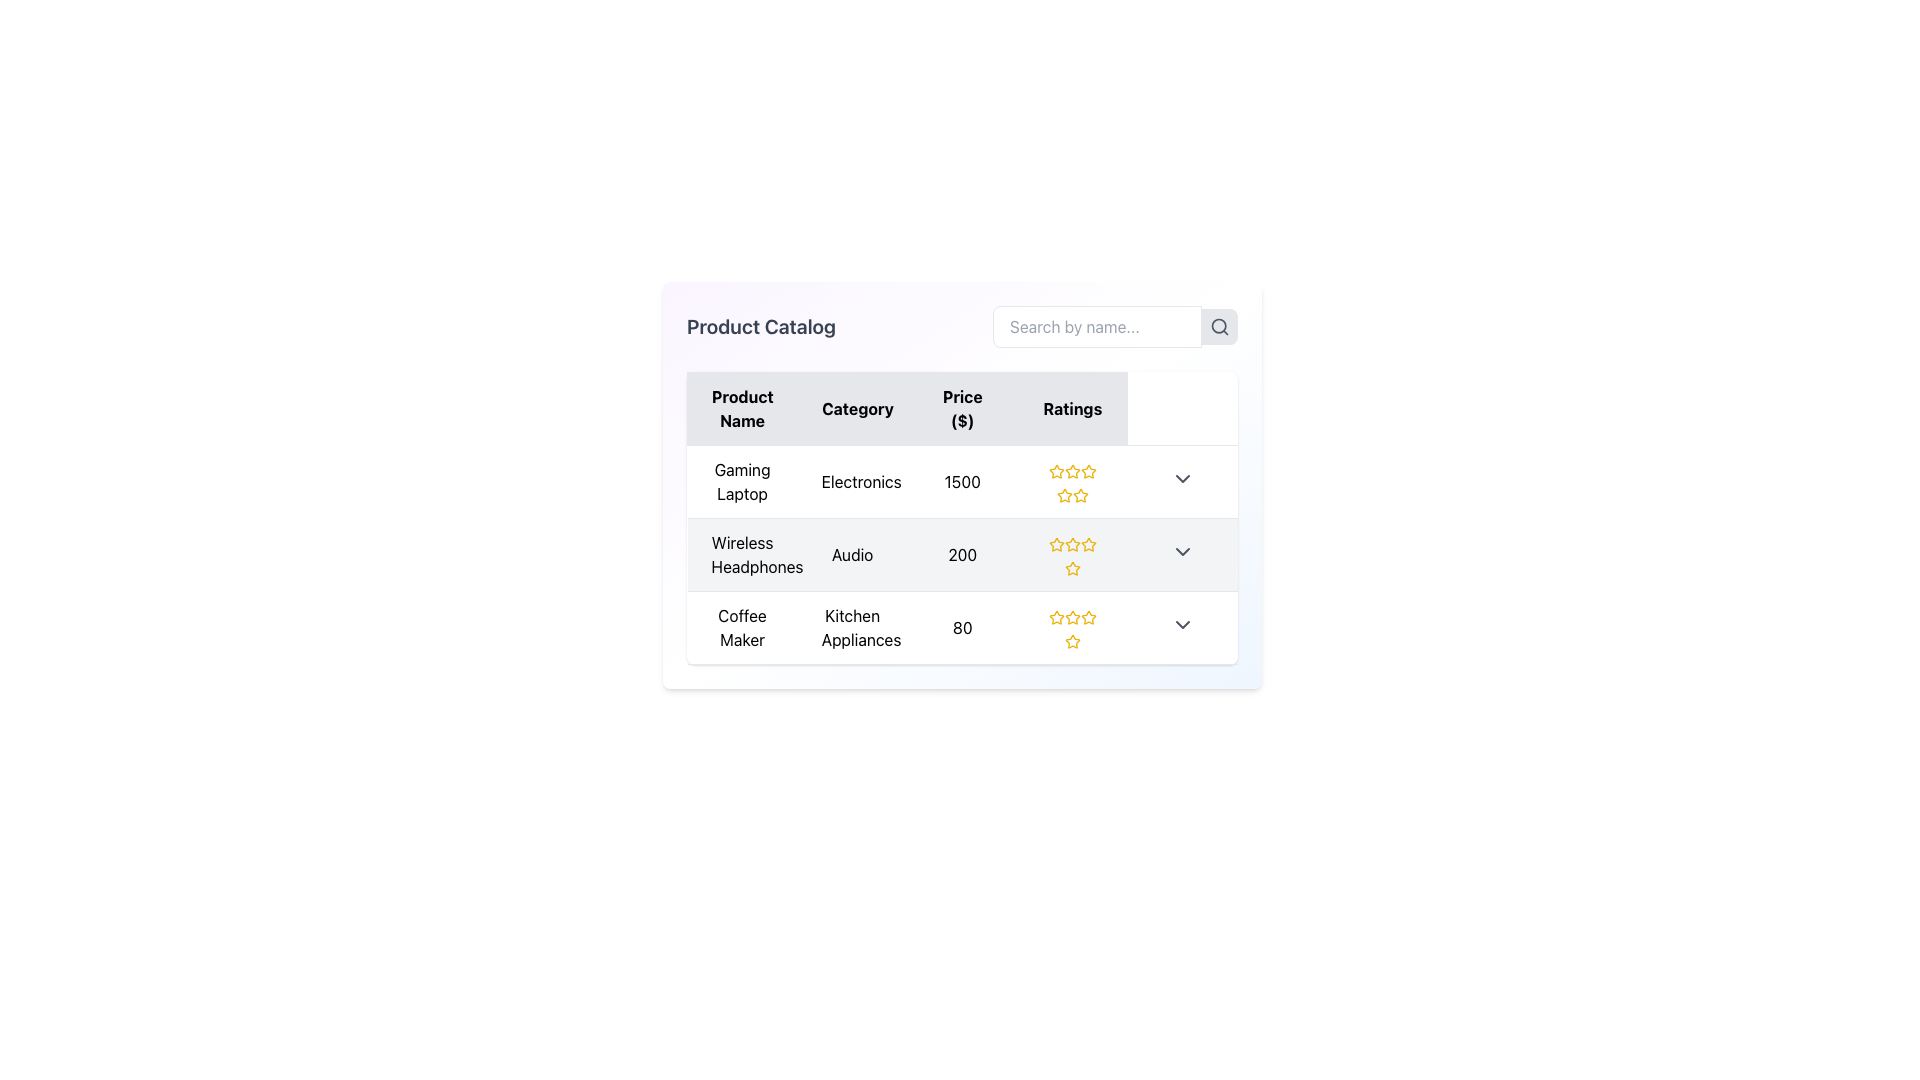  What do you see at coordinates (962, 407) in the screenshot?
I see `the third column header labeled 'Price' in the table, which is positioned between the 'Category' and 'Ratings' headers` at bounding box center [962, 407].